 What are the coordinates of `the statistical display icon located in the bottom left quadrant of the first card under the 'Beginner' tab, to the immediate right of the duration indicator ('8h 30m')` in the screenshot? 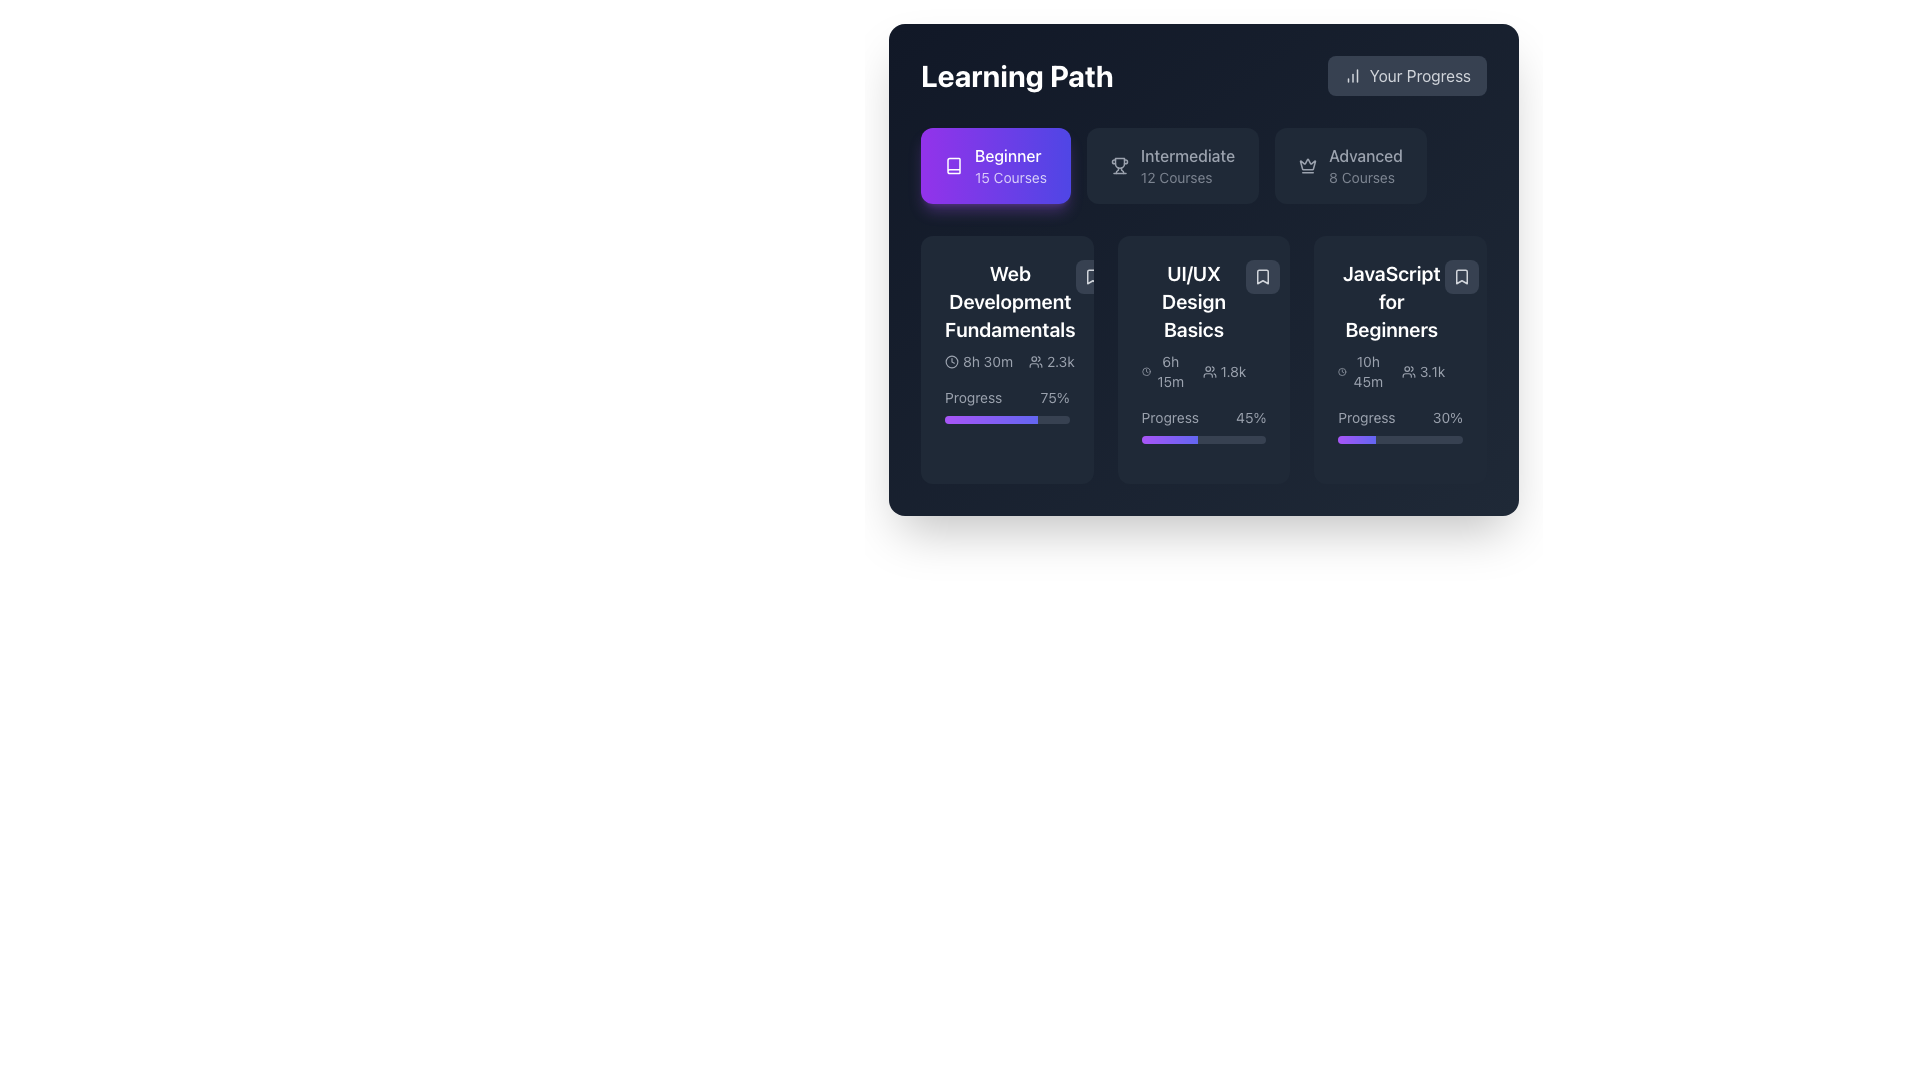 It's located at (1050, 362).